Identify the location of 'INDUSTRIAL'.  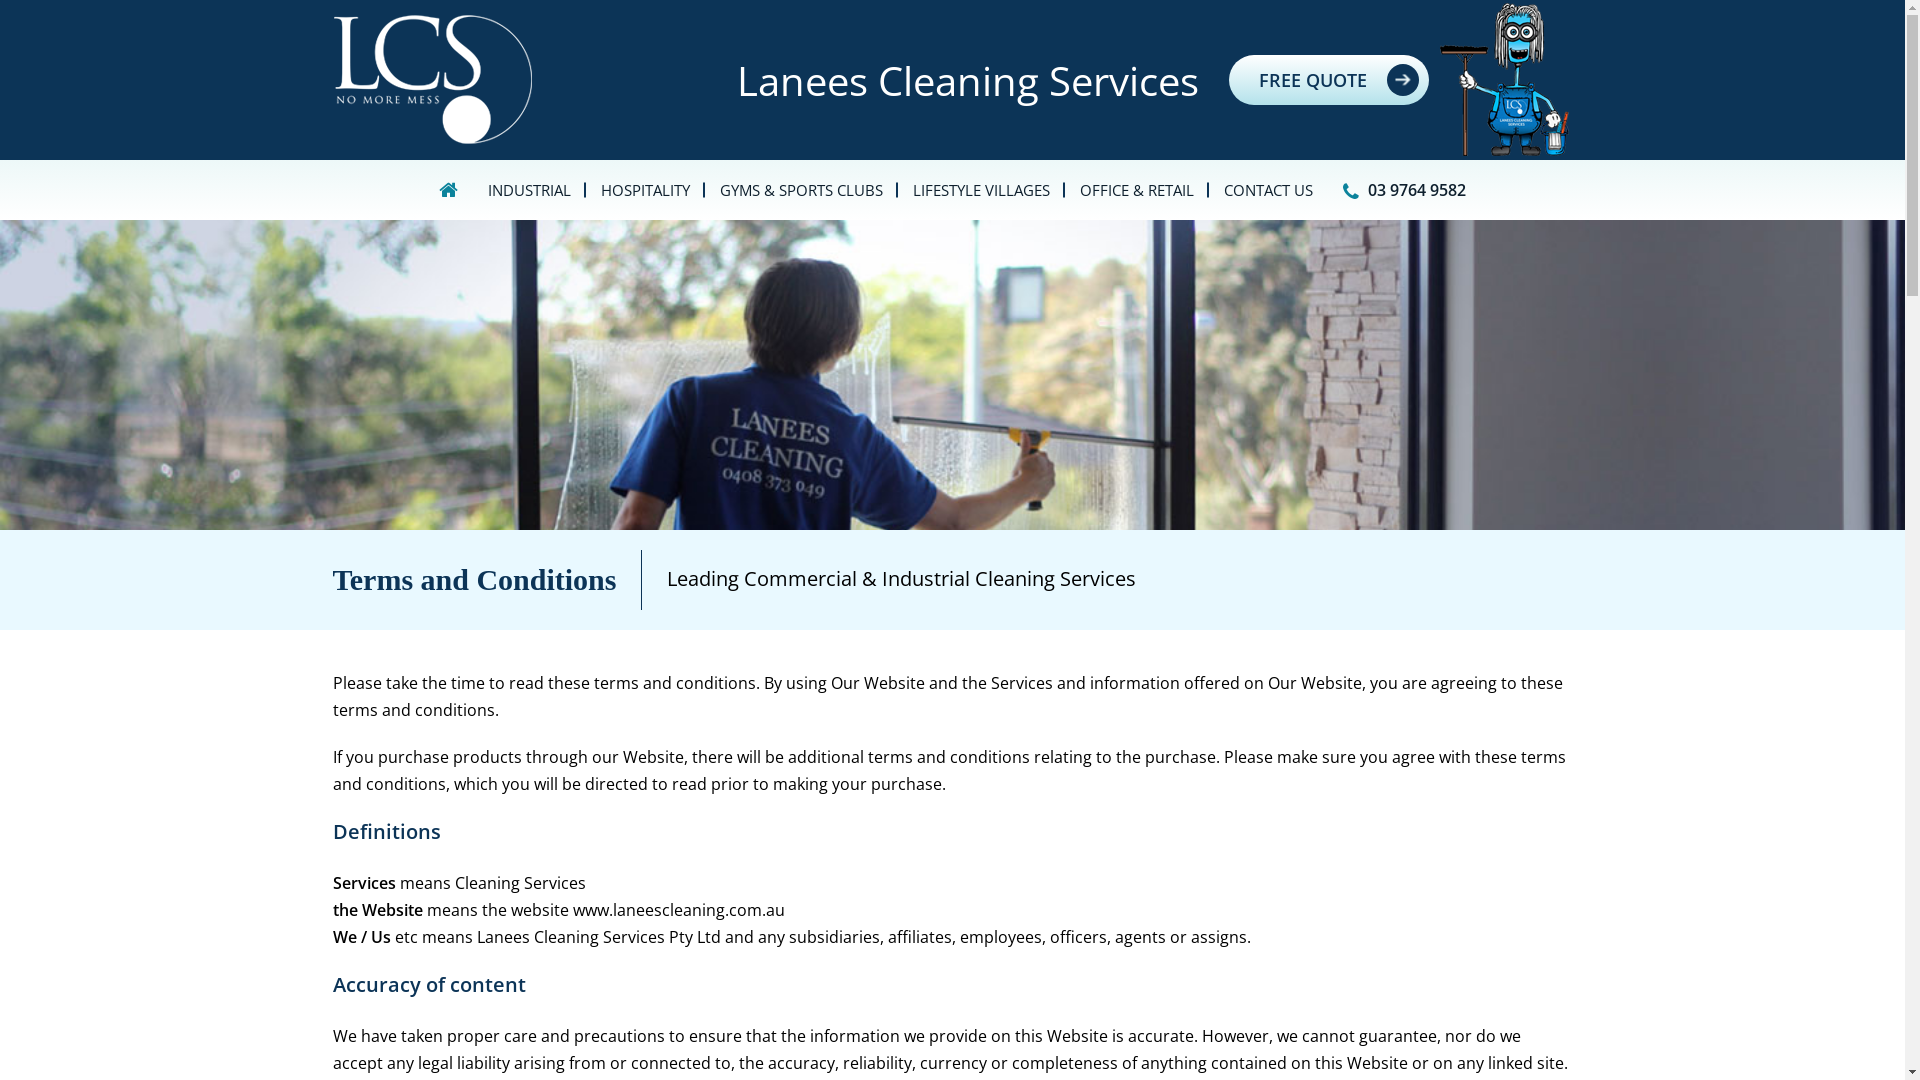
(488, 189).